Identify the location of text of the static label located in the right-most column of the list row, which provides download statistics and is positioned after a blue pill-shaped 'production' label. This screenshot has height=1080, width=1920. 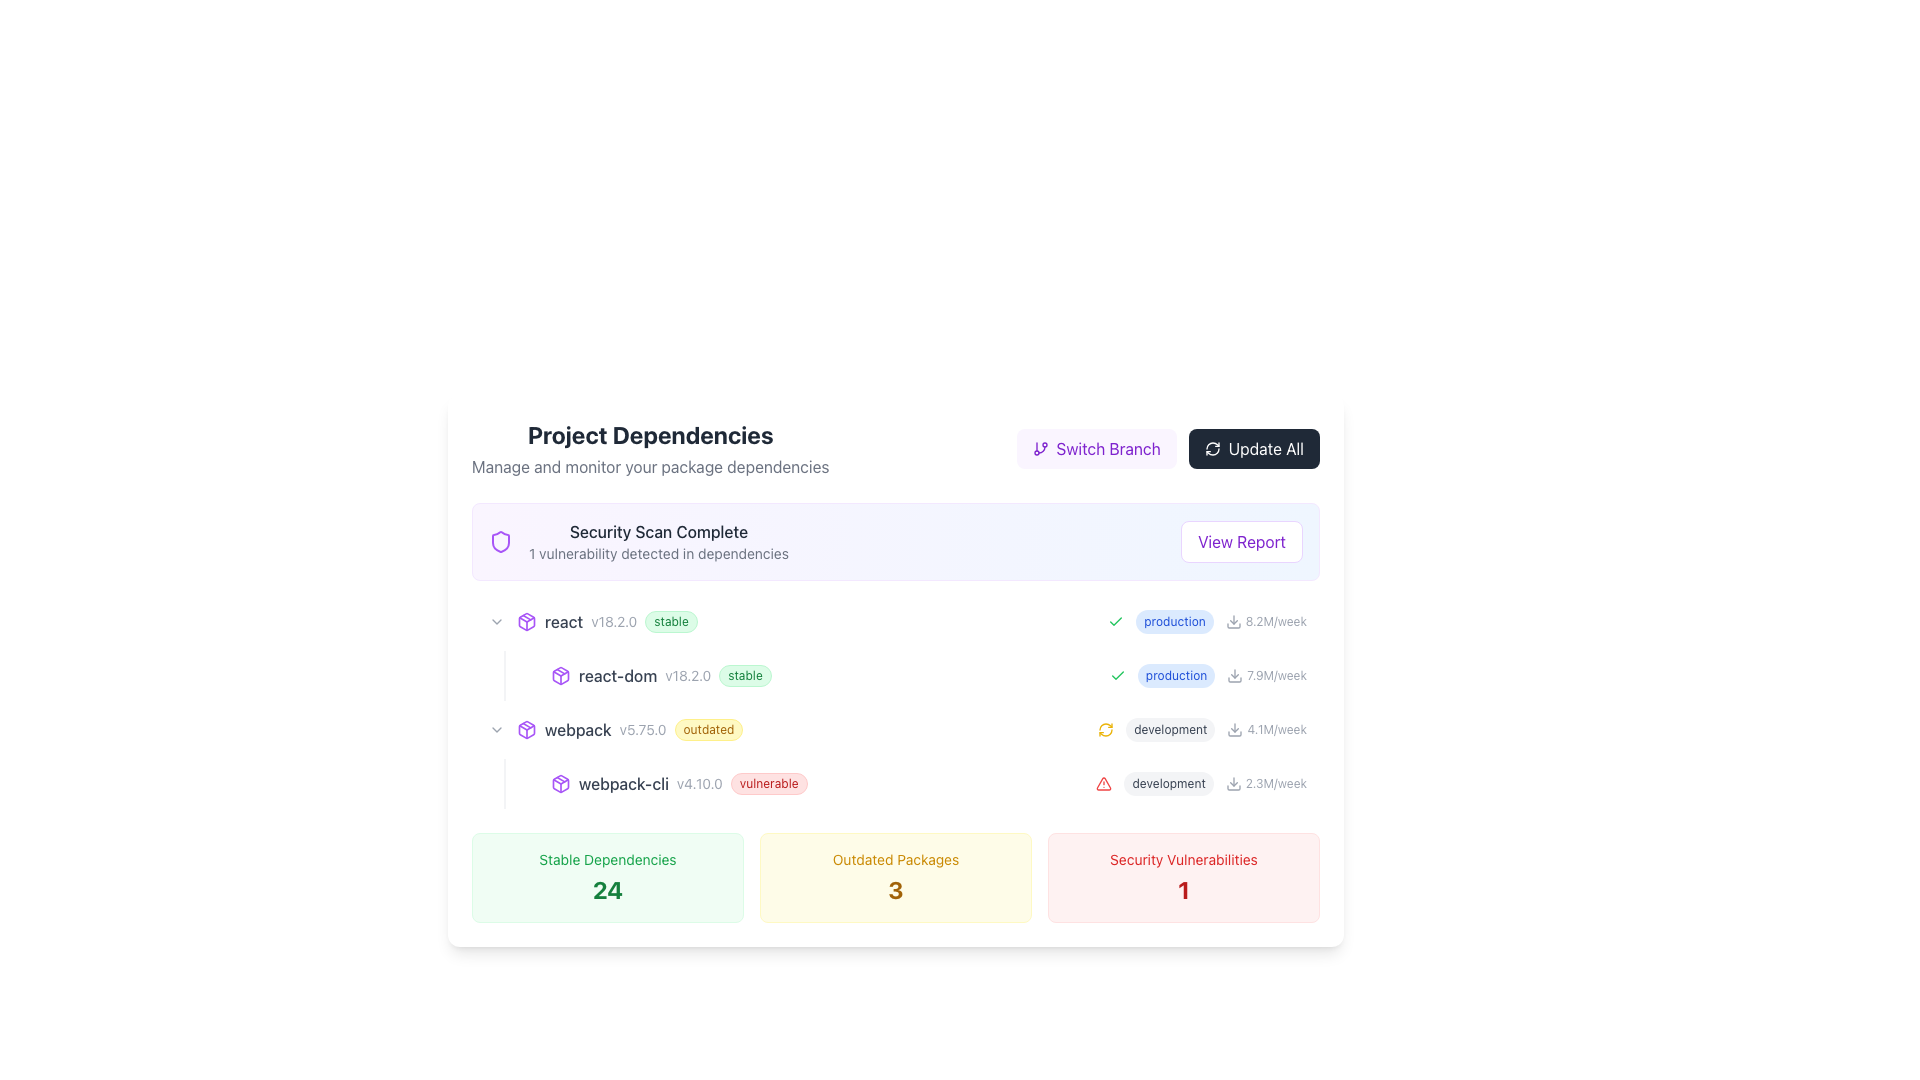
(1275, 620).